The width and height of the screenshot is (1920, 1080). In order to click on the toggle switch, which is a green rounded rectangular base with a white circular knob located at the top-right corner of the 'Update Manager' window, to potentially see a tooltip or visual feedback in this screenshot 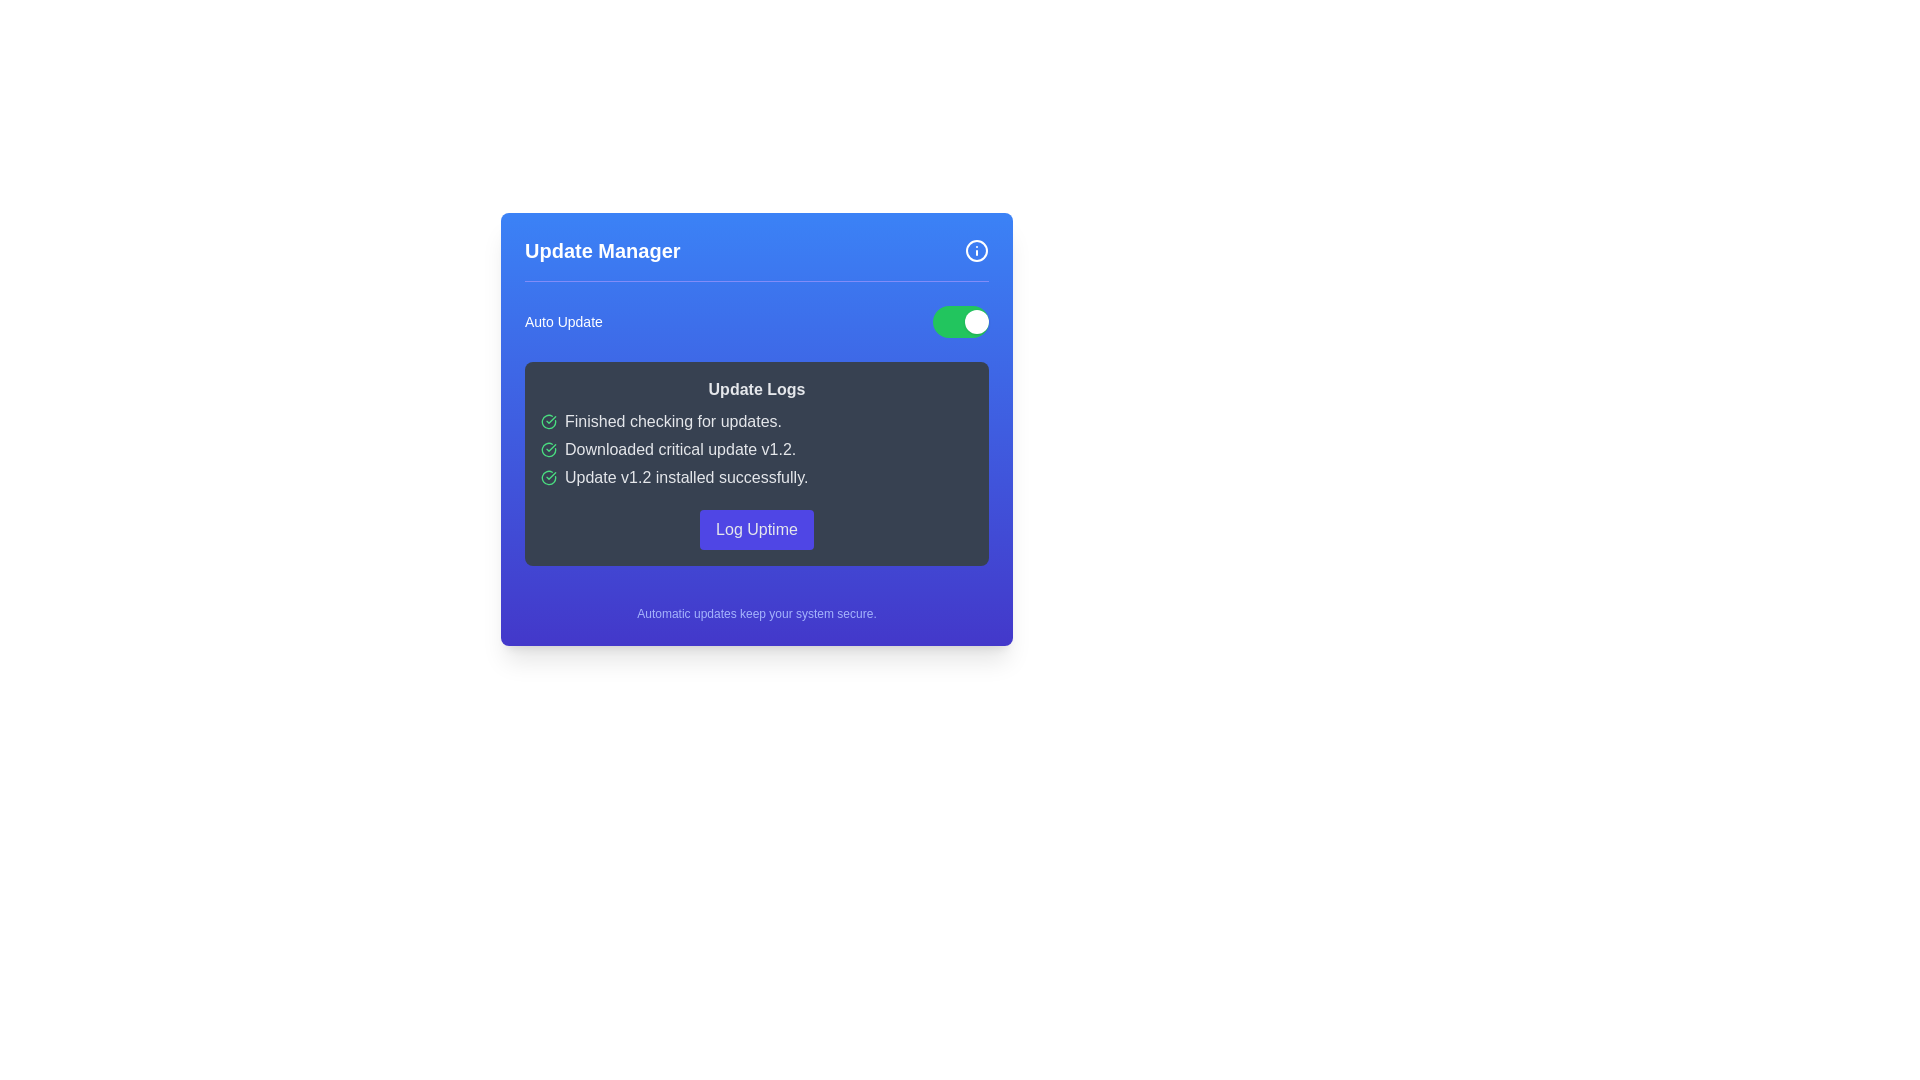, I will do `click(960, 320)`.